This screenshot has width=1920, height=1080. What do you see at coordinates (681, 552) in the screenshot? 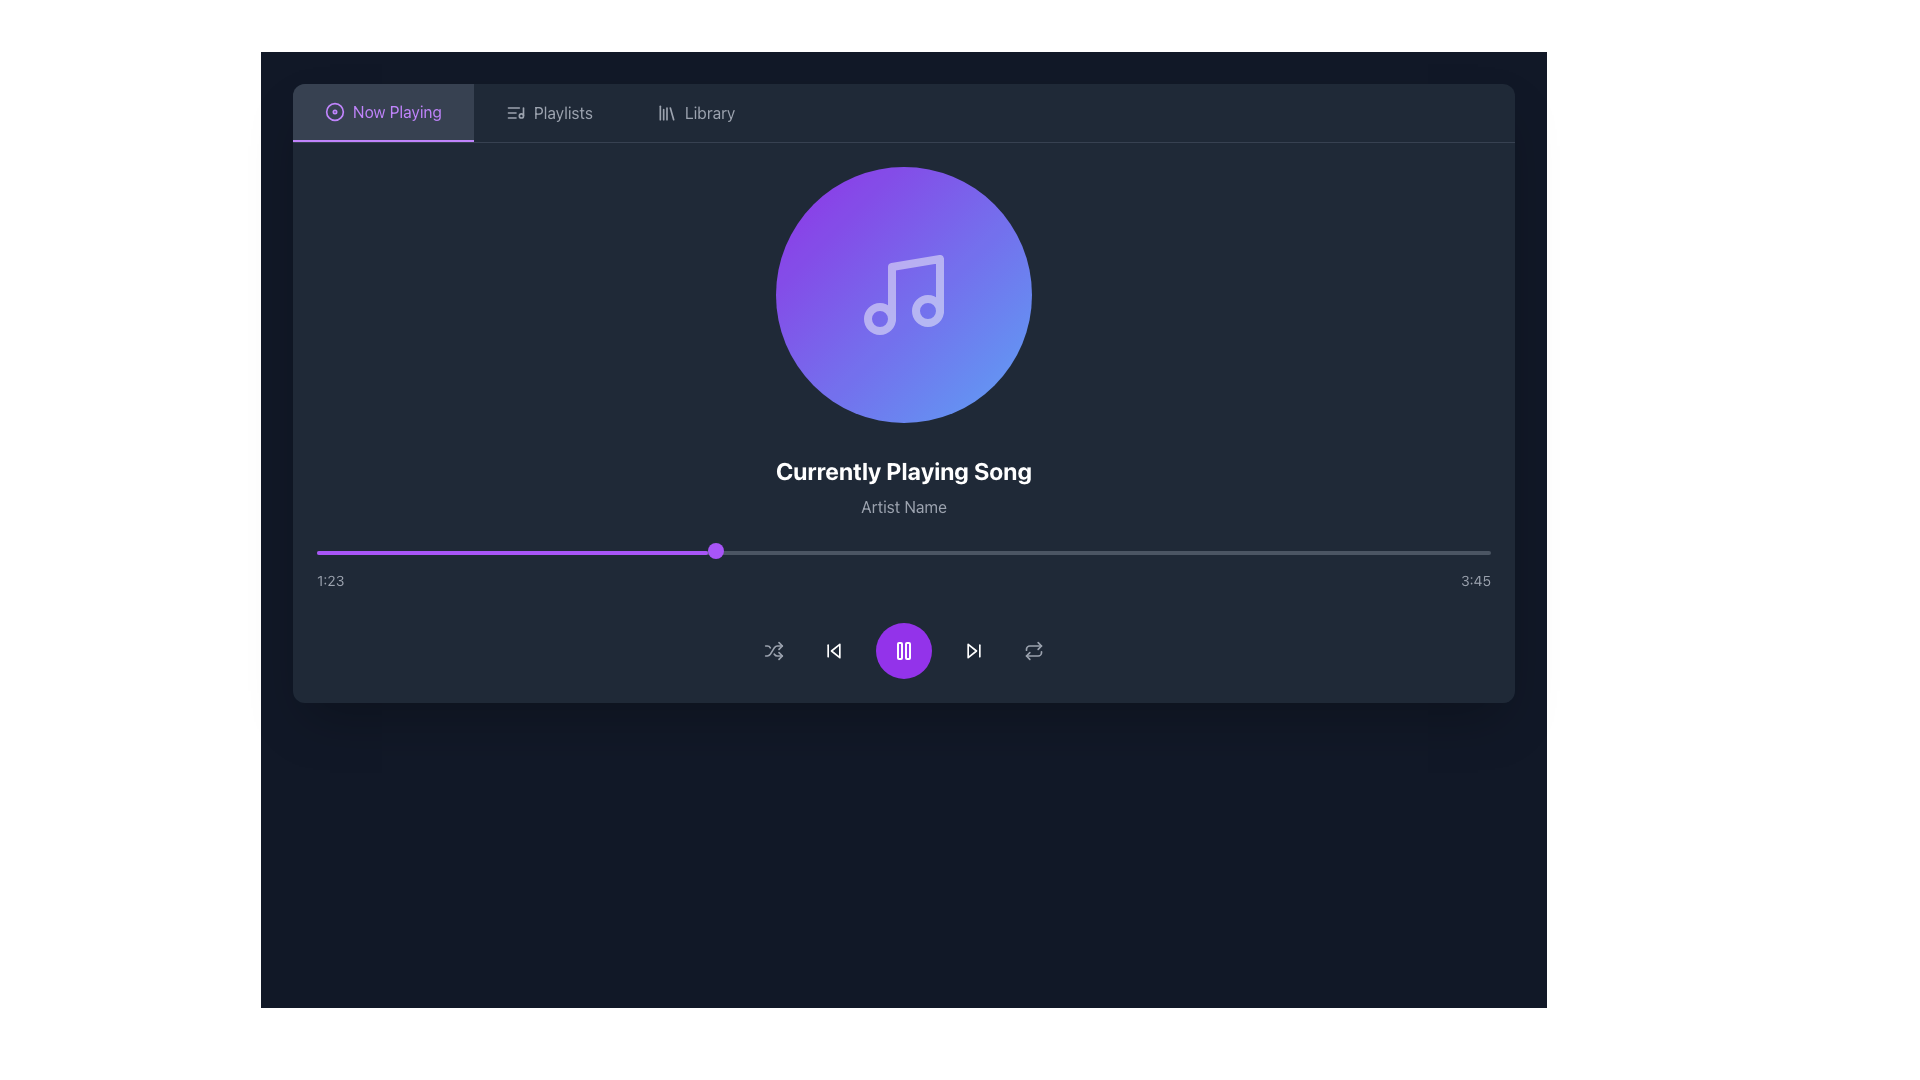
I see `the playback position` at bounding box center [681, 552].